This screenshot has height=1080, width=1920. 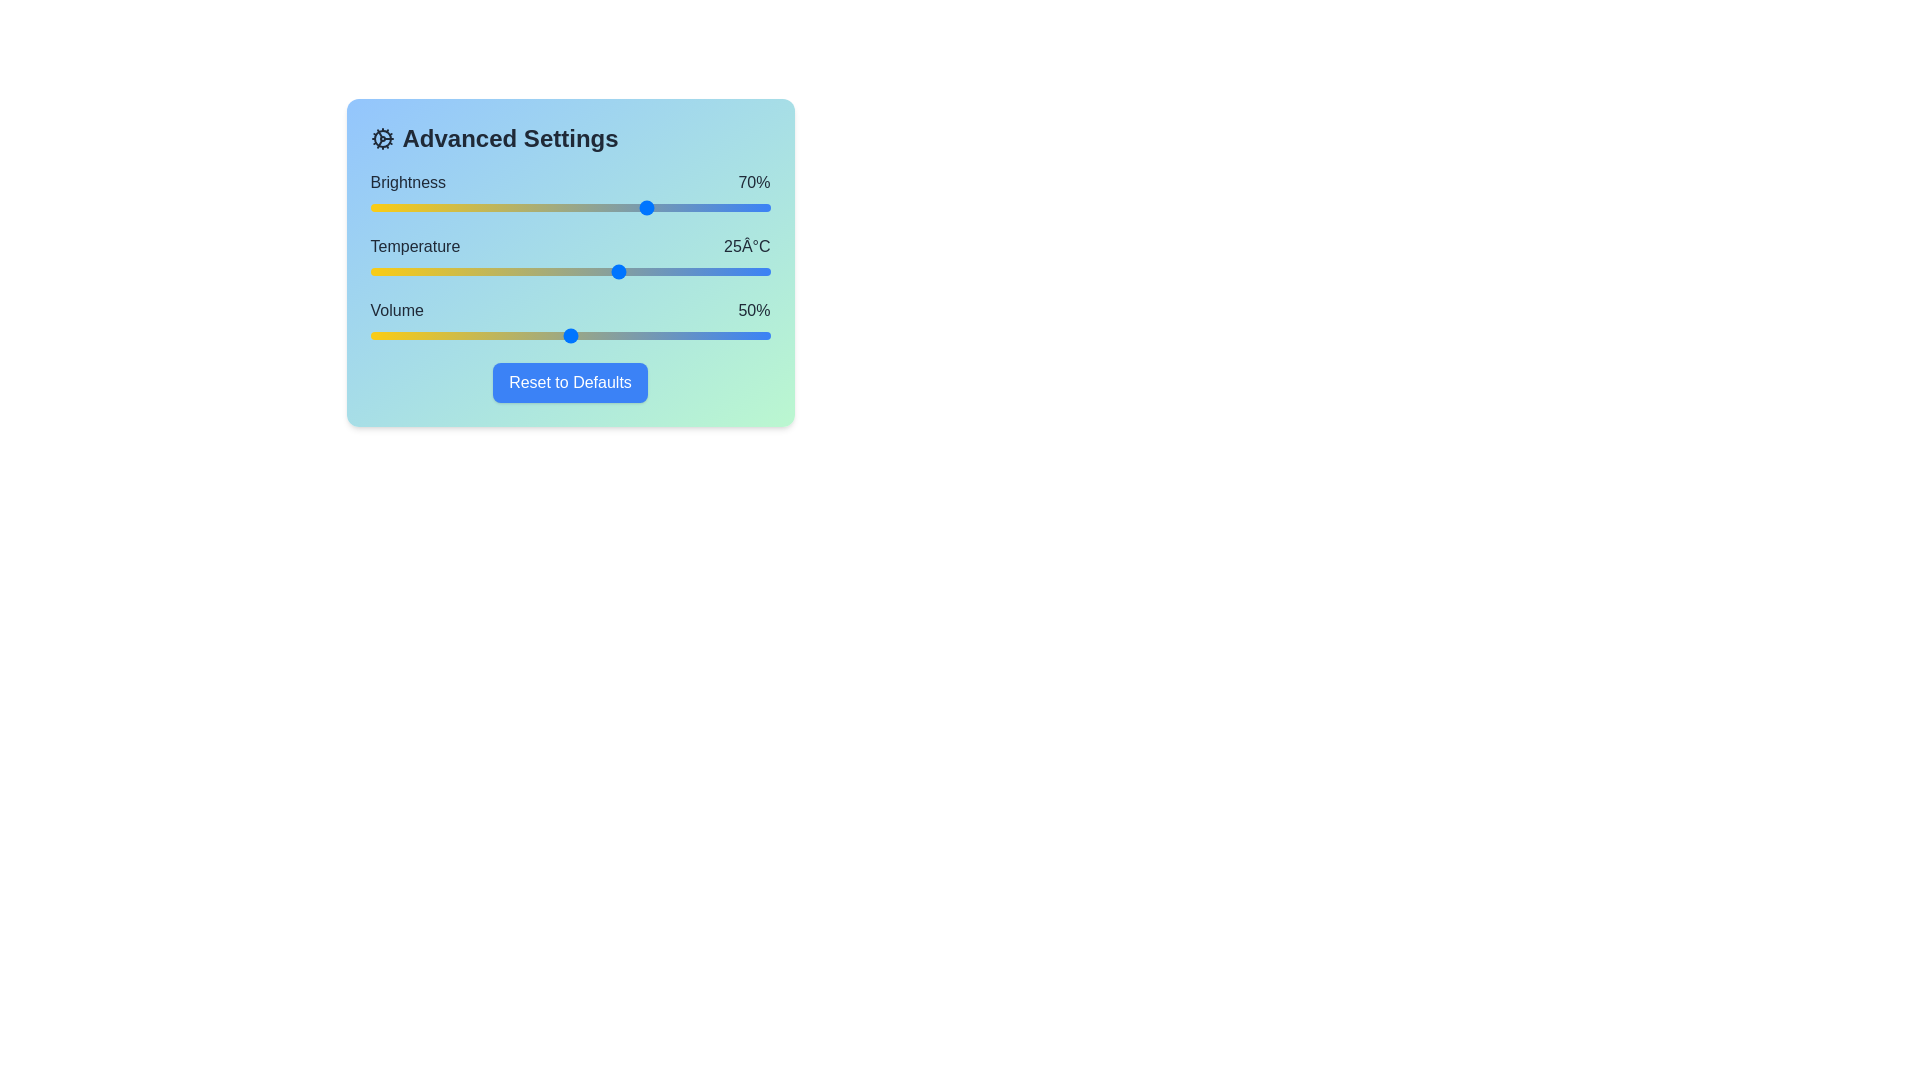 I want to click on the volume slider to 22%, so click(x=457, y=334).